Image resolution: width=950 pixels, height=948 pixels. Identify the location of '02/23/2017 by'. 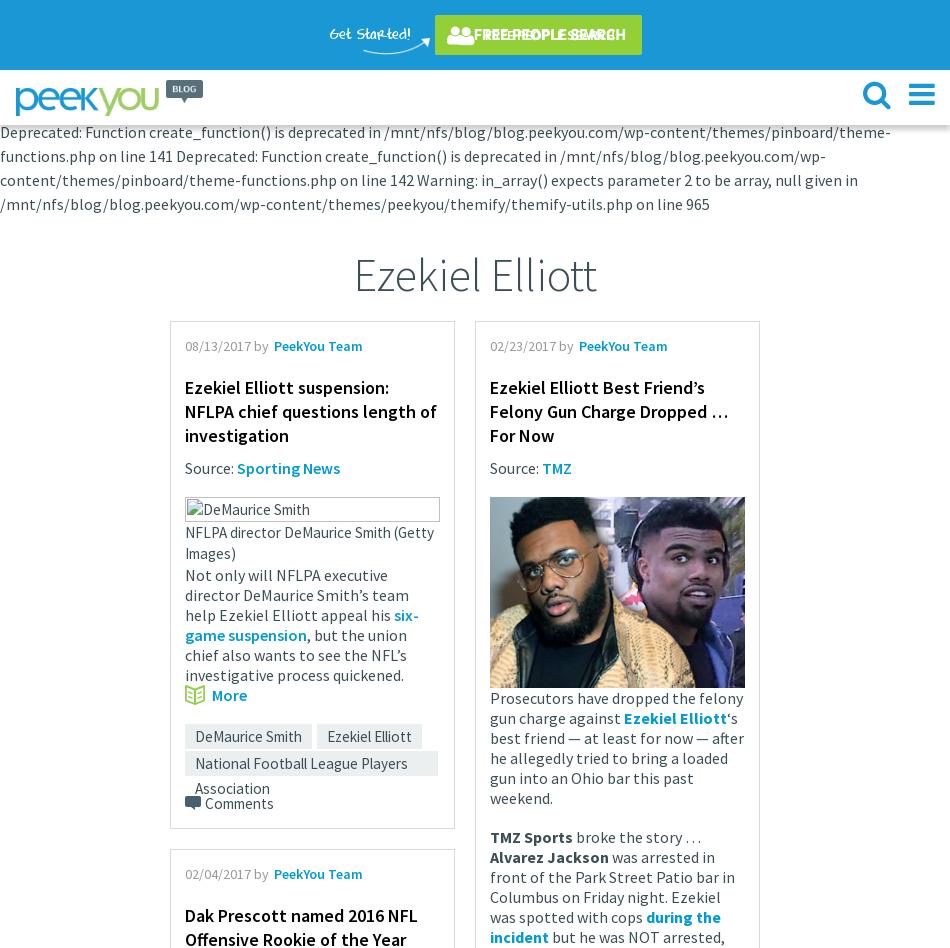
(490, 344).